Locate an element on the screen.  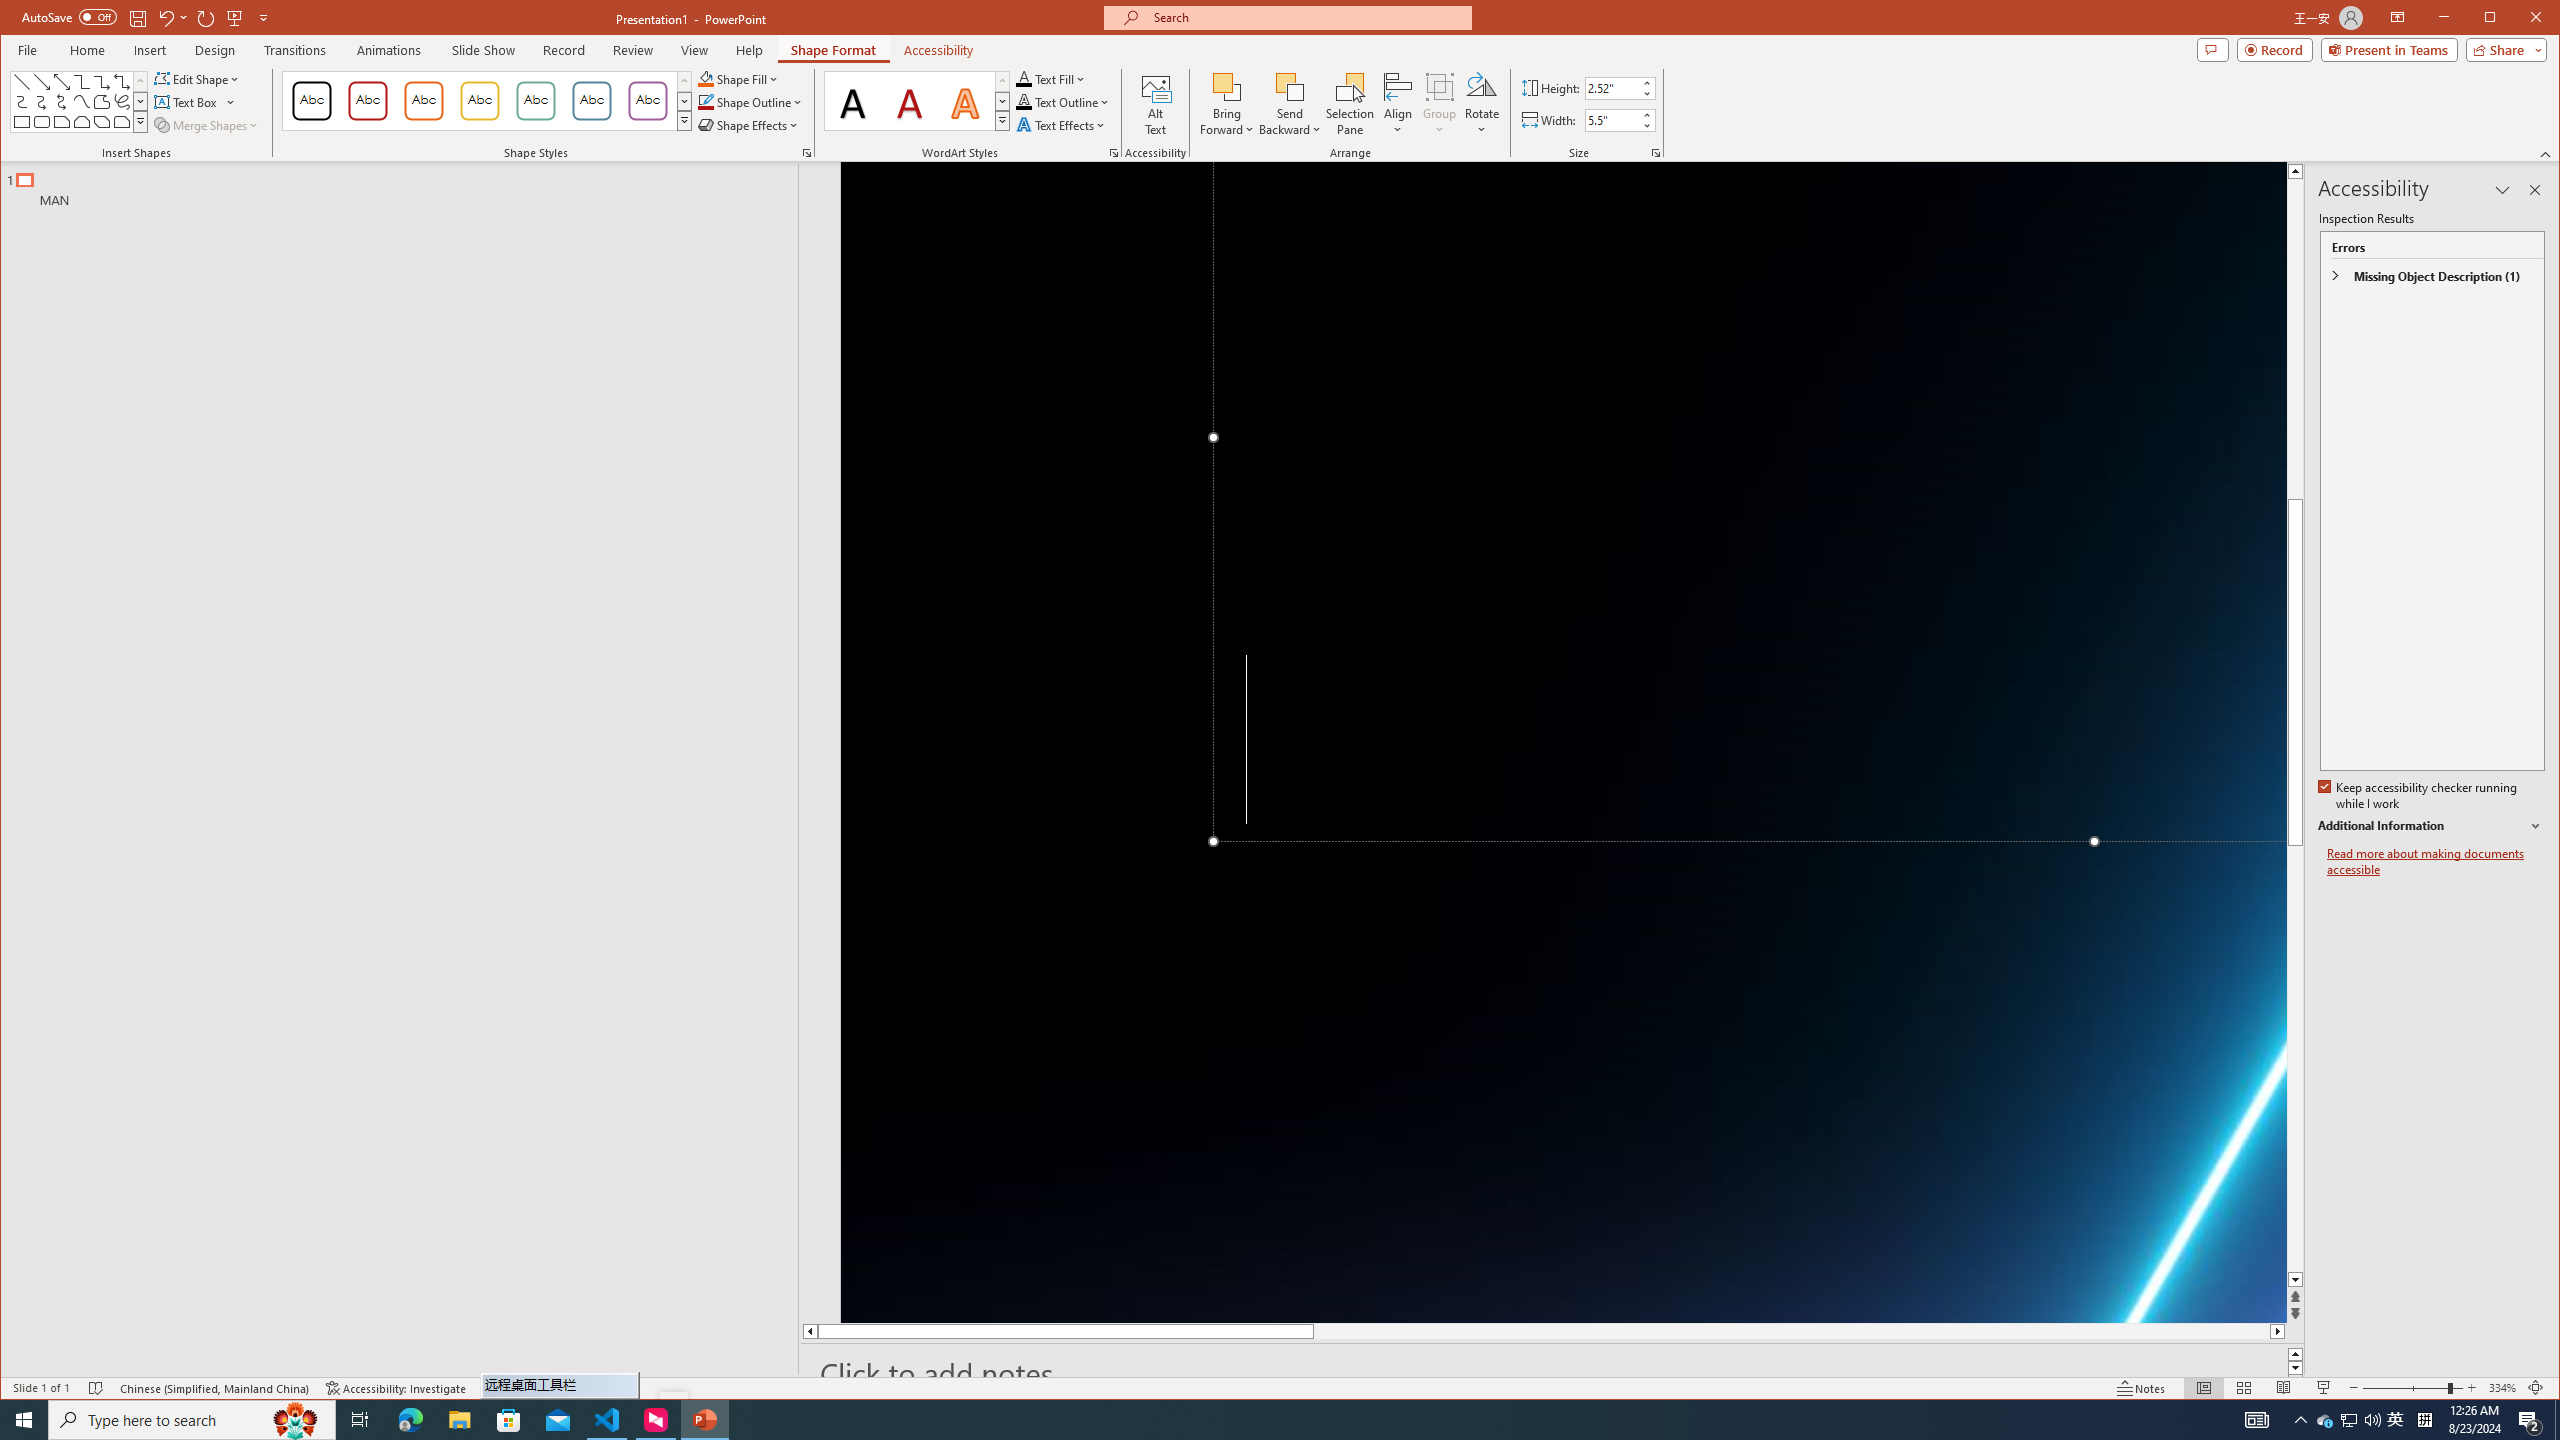
'Rotate' is located at coordinates (1481, 103).